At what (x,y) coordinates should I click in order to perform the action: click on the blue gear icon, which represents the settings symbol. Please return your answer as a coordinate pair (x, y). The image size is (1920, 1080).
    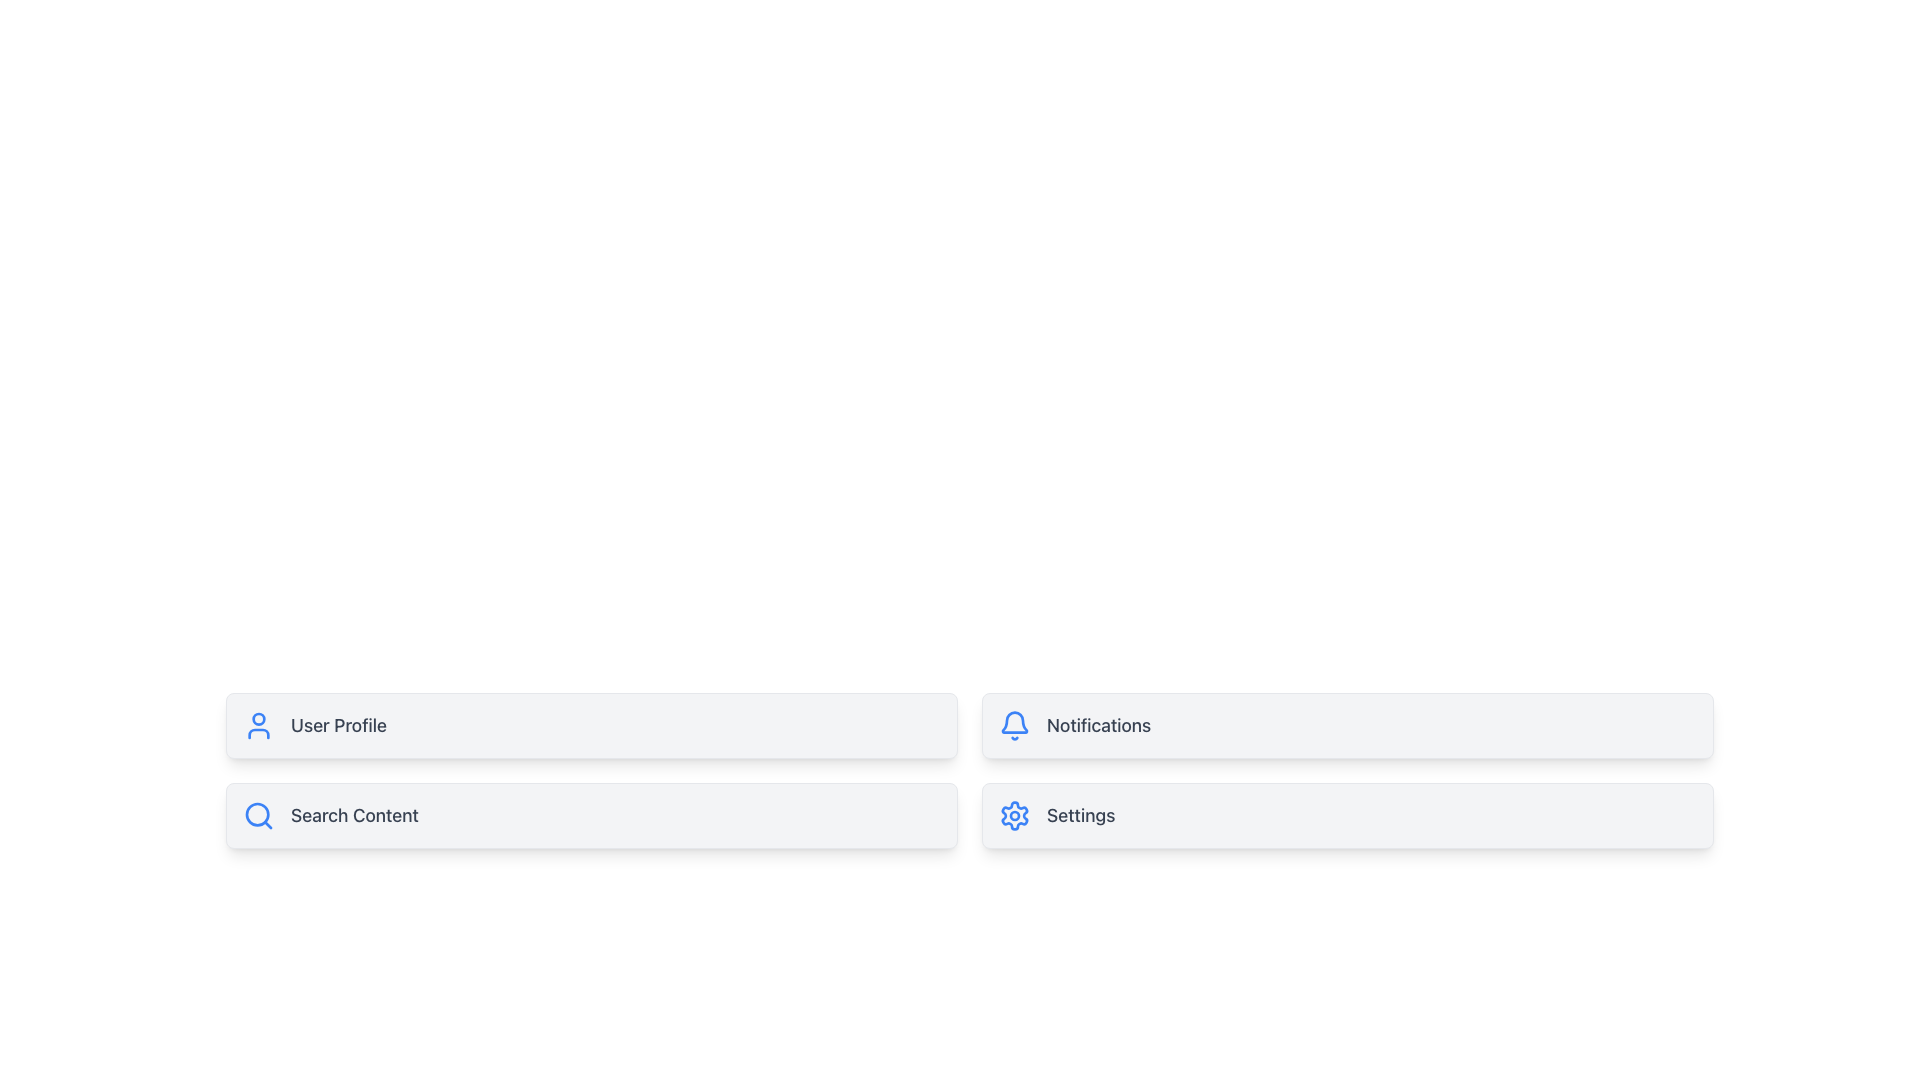
    Looking at the image, I should click on (1014, 816).